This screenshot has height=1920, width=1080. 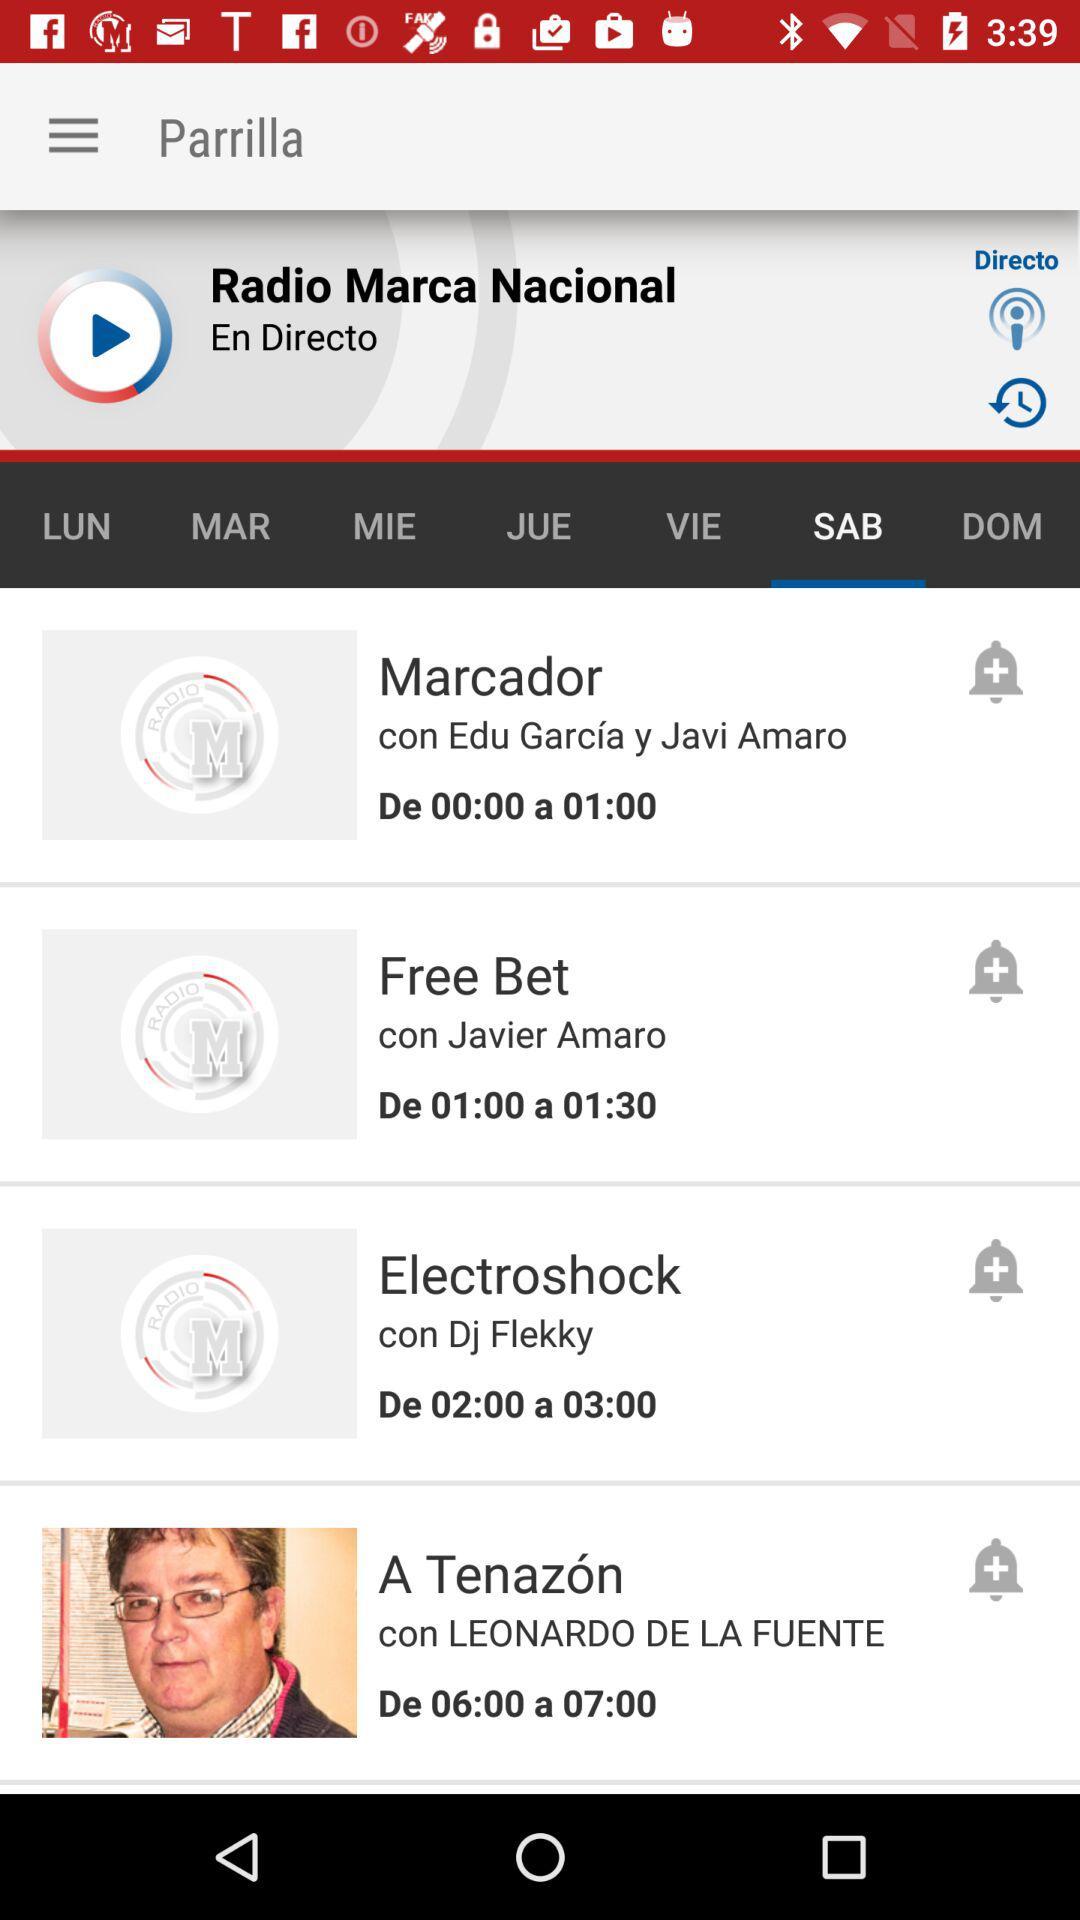 What do you see at coordinates (1017, 402) in the screenshot?
I see `timer icon` at bounding box center [1017, 402].